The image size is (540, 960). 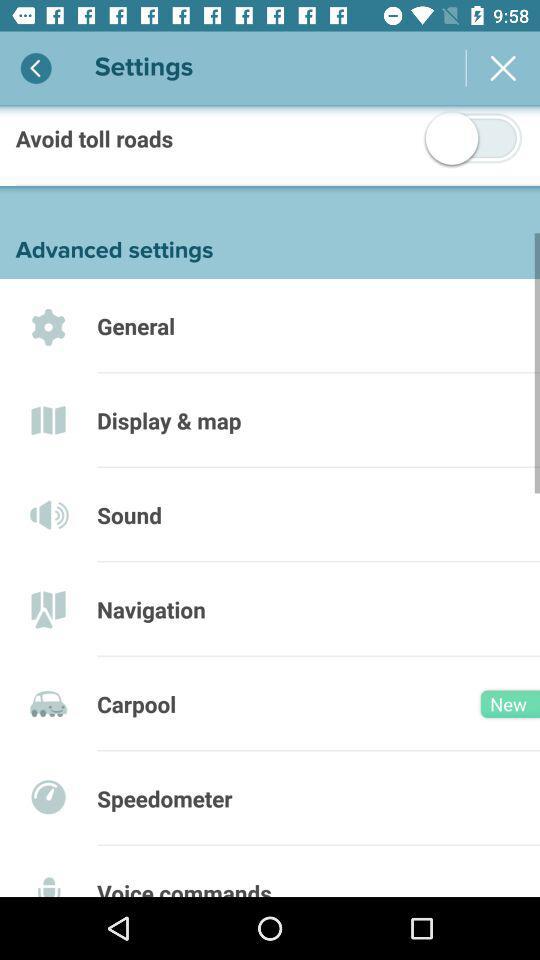 I want to click on the  close button, so click(x=502, y=68).